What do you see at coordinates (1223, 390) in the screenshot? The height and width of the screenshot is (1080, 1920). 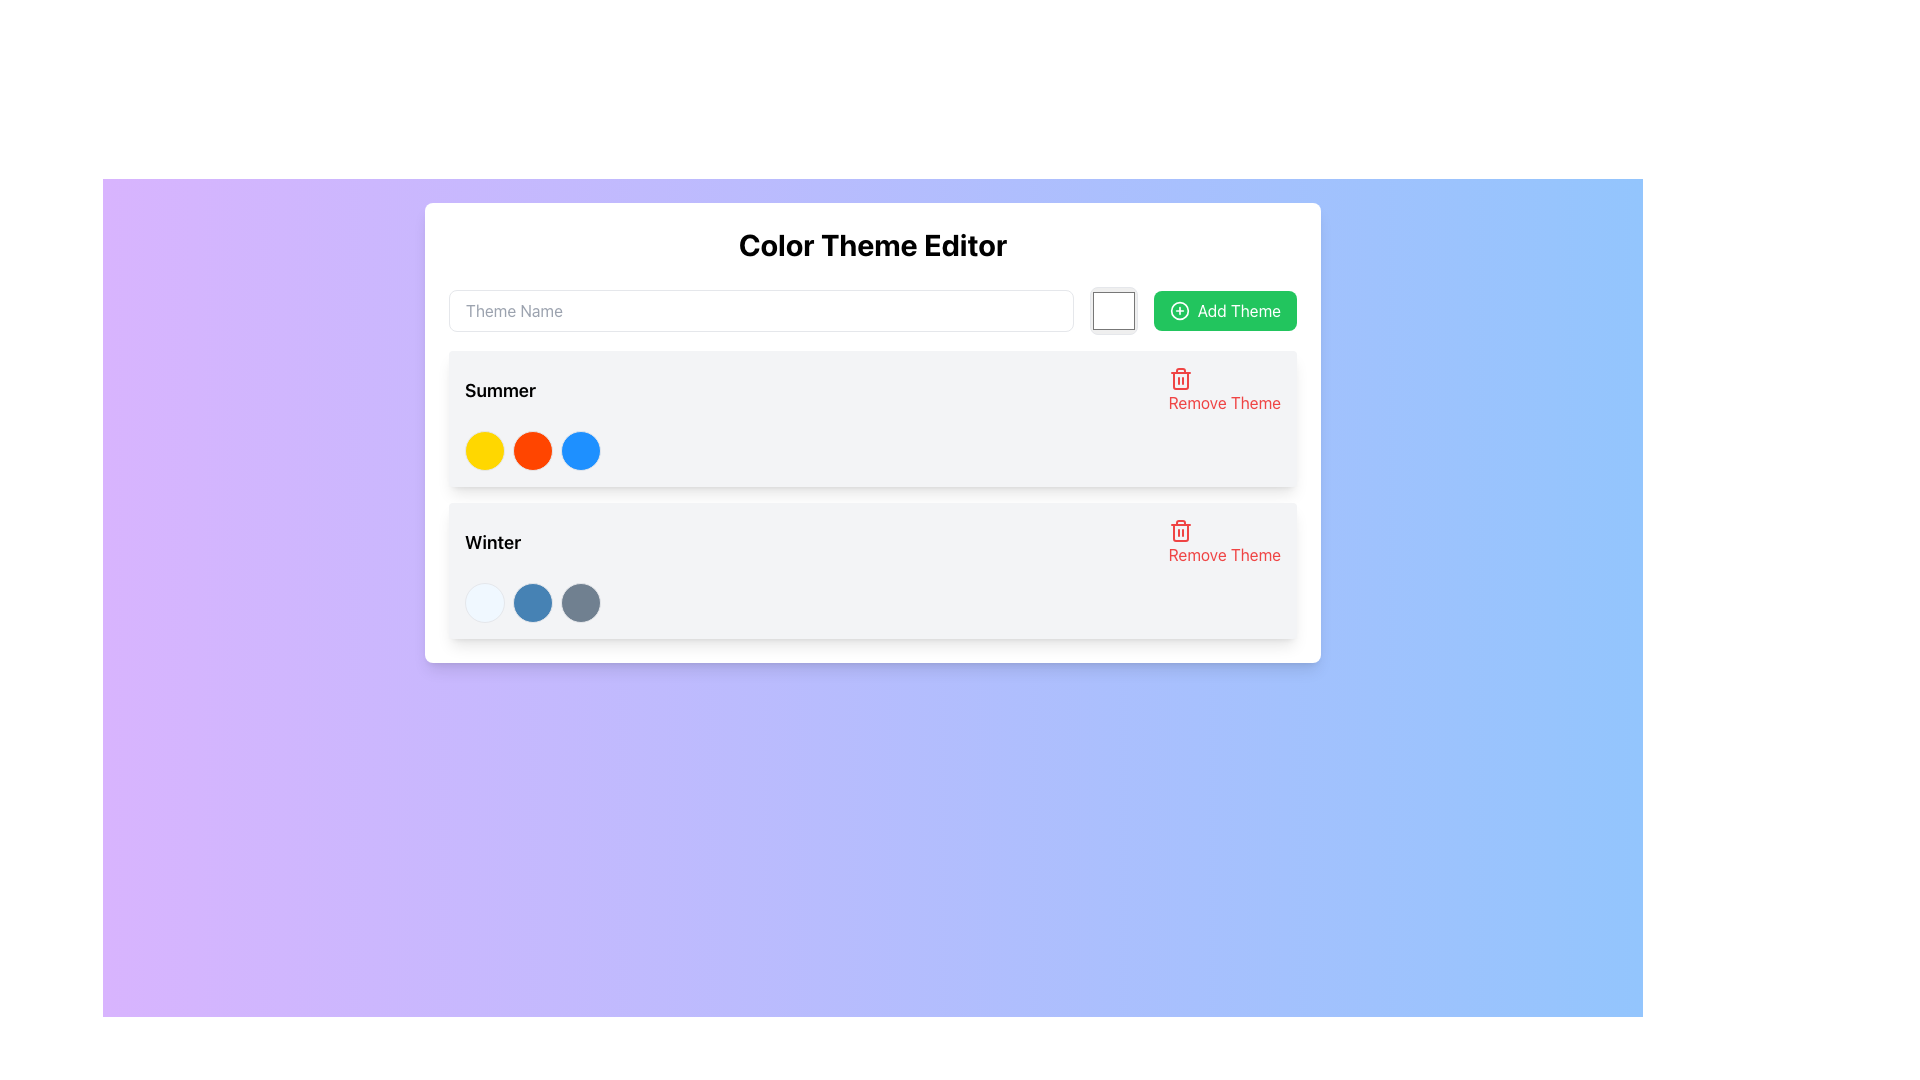 I see `the red-text button labeled 'Remove Theme' with a trash can icon, located adjacent to the 'Summer' section header, to observe the hover effect` at bounding box center [1223, 390].